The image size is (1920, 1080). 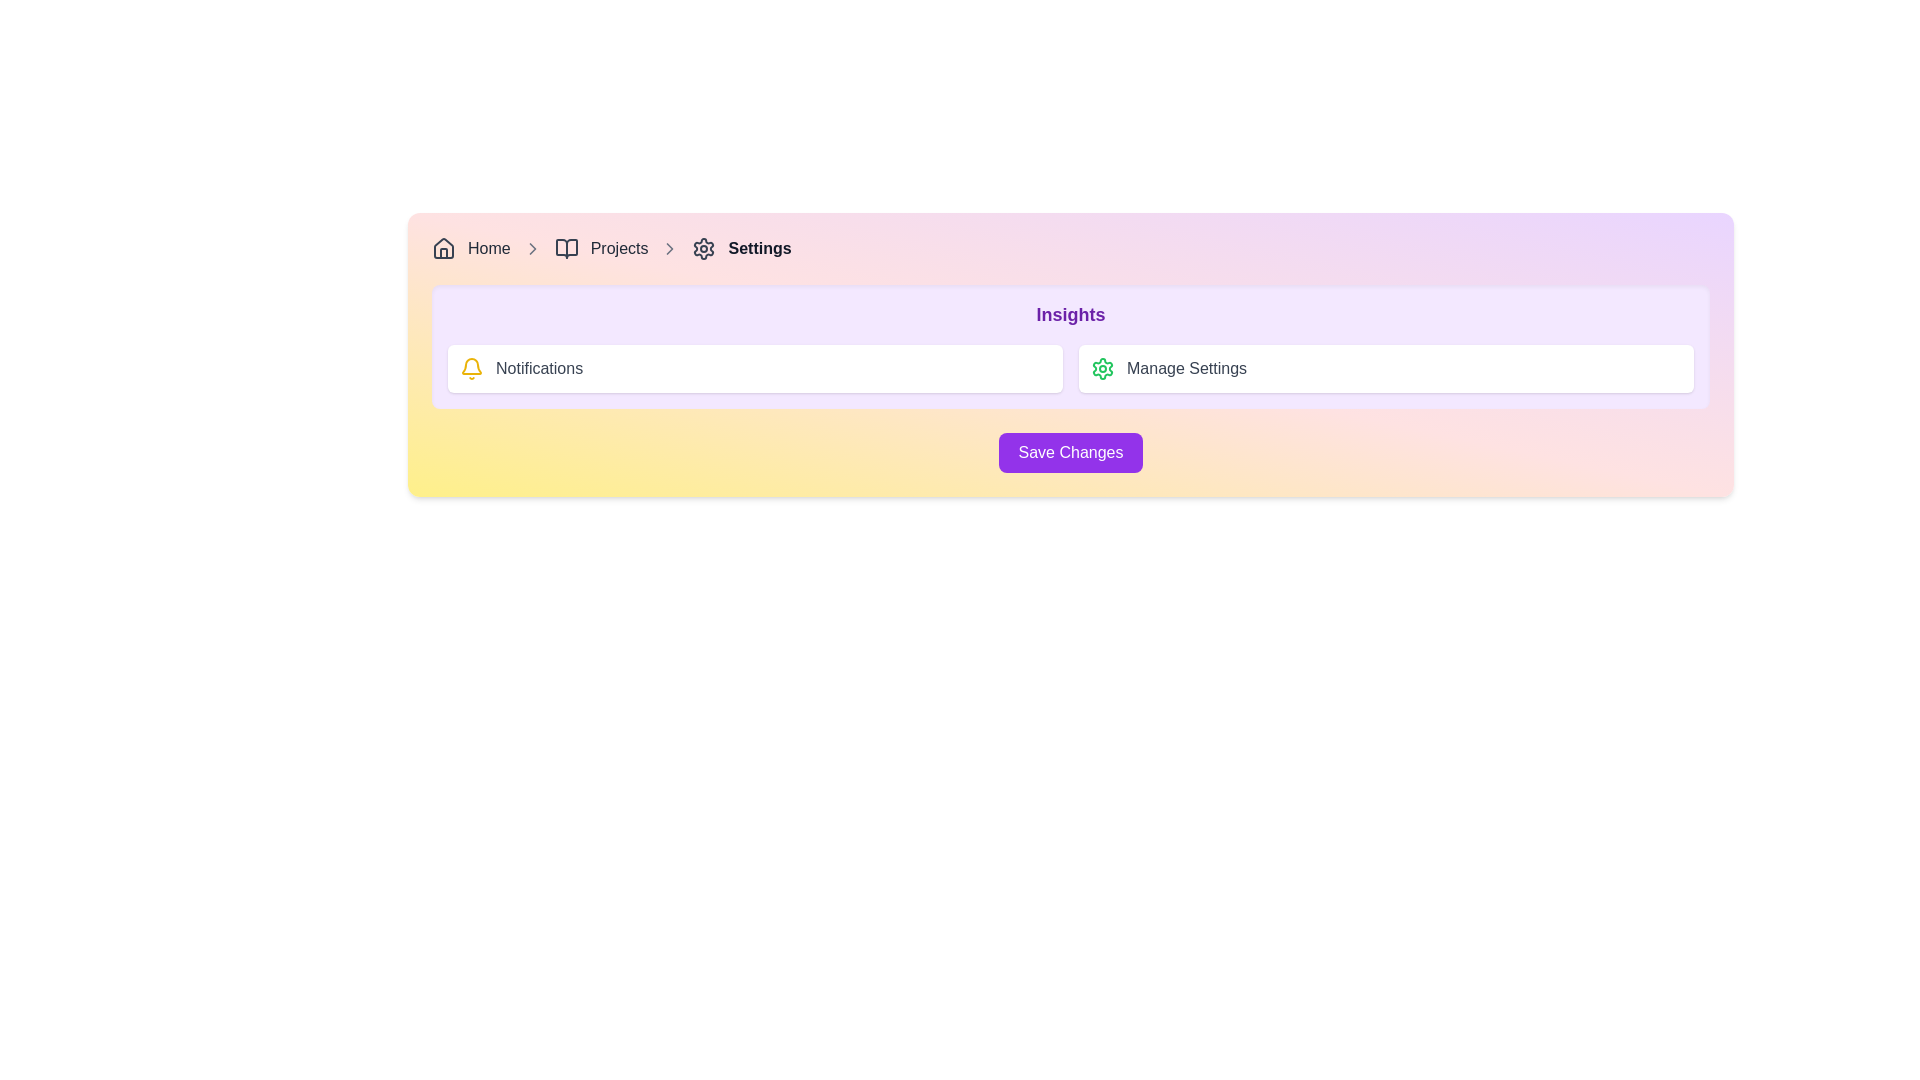 What do you see at coordinates (1102, 369) in the screenshot?
I see `the green cogwheel icon located at the top right of the breadcrumb navigation bar in the 'Settings' section` at bounding box center [1102, 369].